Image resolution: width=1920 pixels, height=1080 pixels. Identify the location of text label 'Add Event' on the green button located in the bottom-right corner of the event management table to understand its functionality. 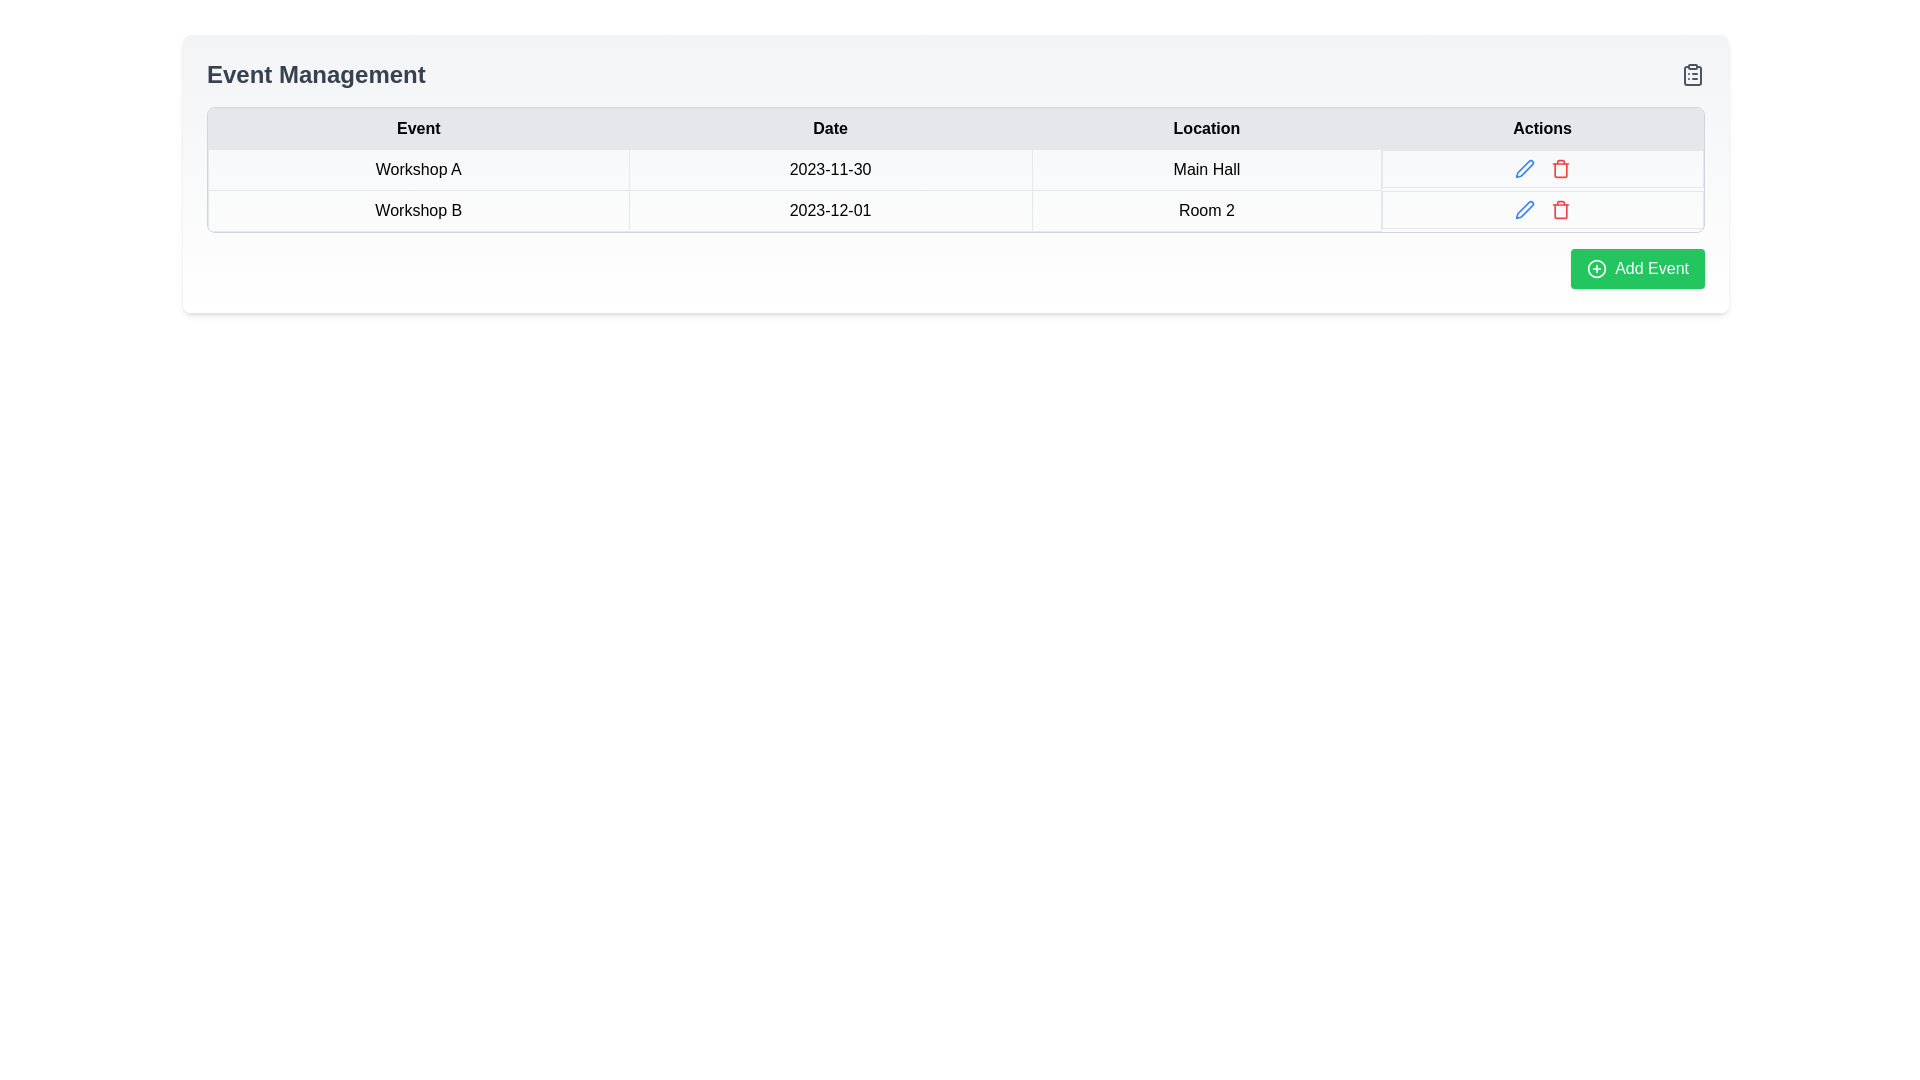
(1652, 268).